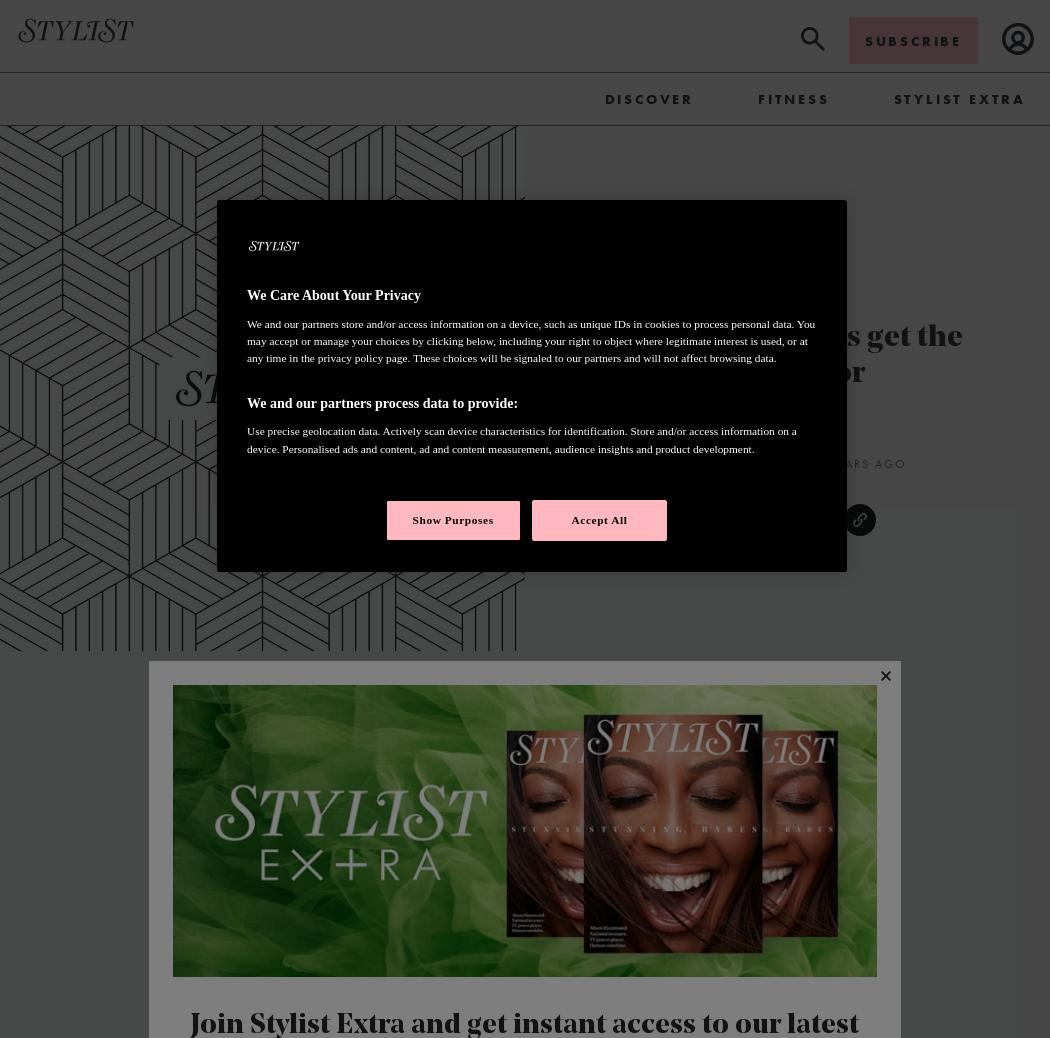 The width and height of the screenshot is (1050, 1038). What do you see at coordinates (857, 463) in the screenshot?
I see `'12 years ago'` at bounding box center [857, 463].